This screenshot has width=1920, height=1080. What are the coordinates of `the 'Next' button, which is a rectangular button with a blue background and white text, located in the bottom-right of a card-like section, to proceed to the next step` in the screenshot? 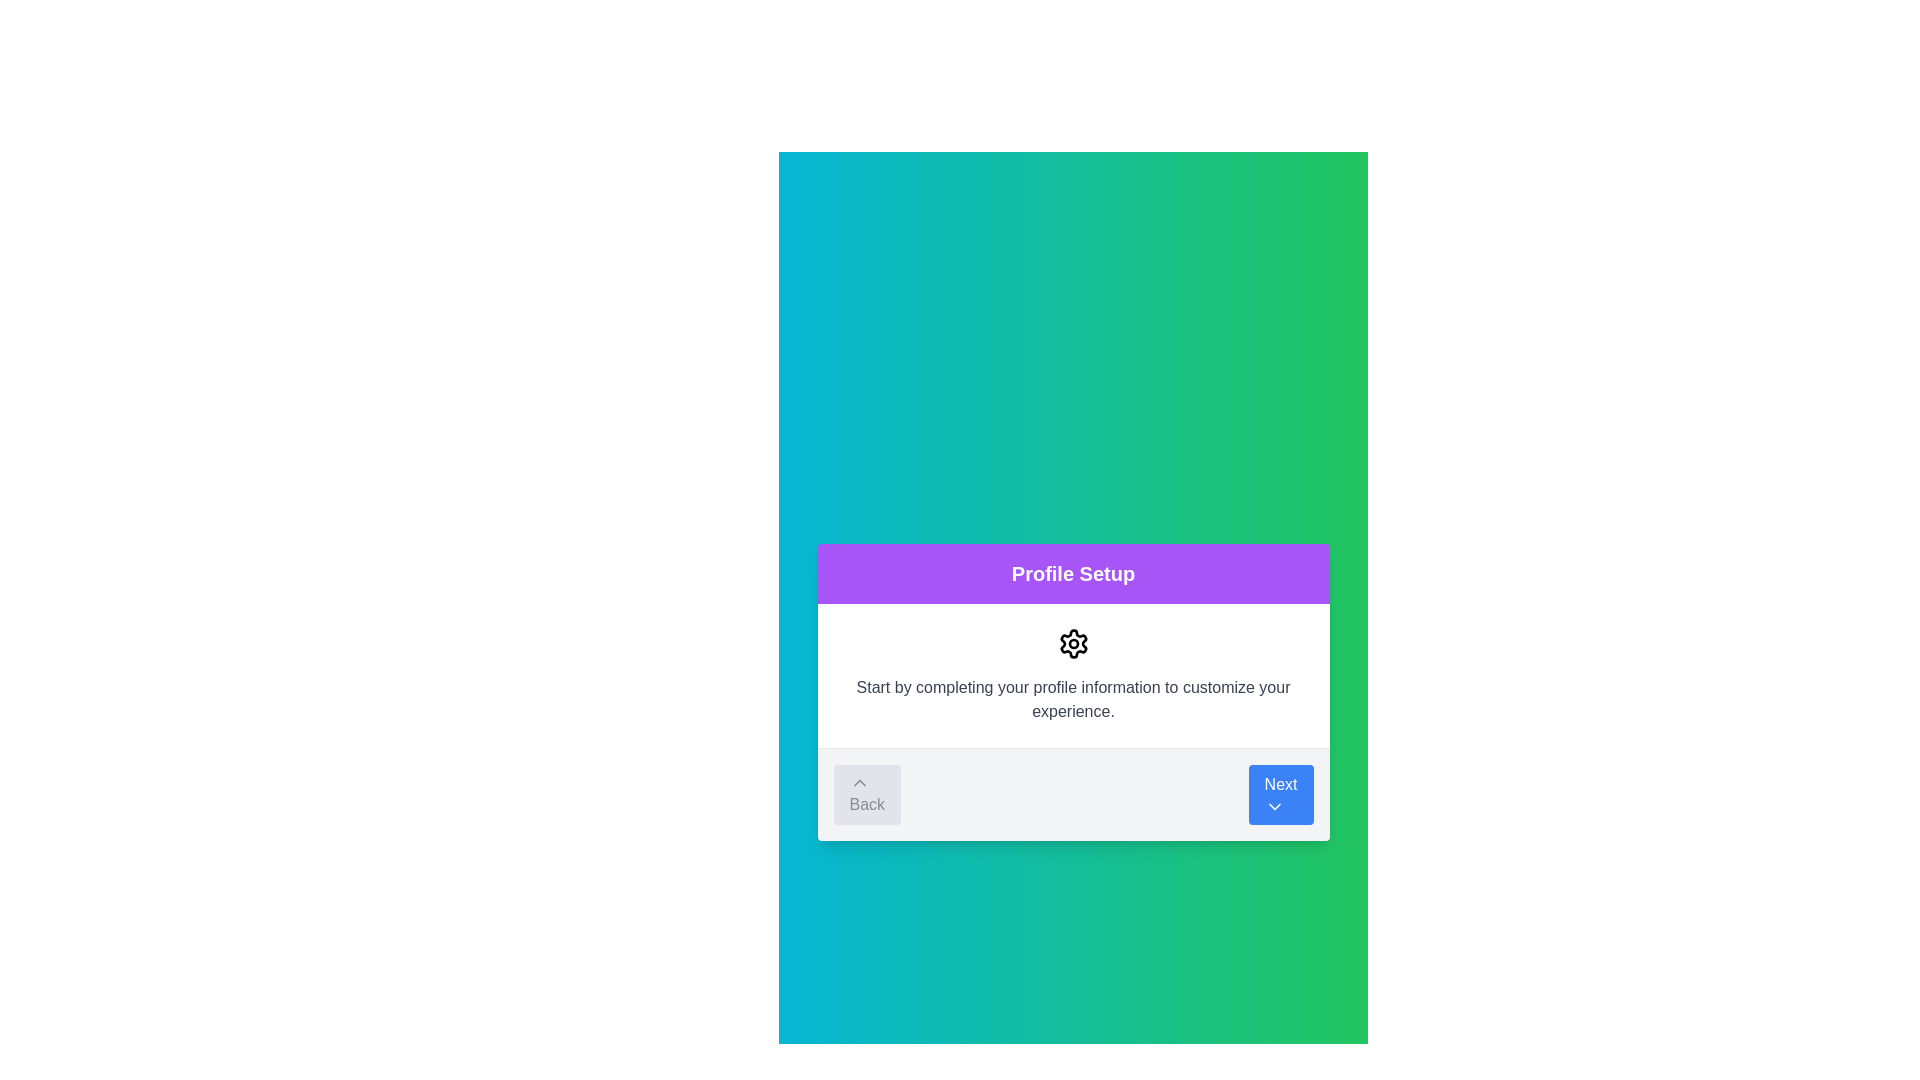 It's located at (1281, 793).